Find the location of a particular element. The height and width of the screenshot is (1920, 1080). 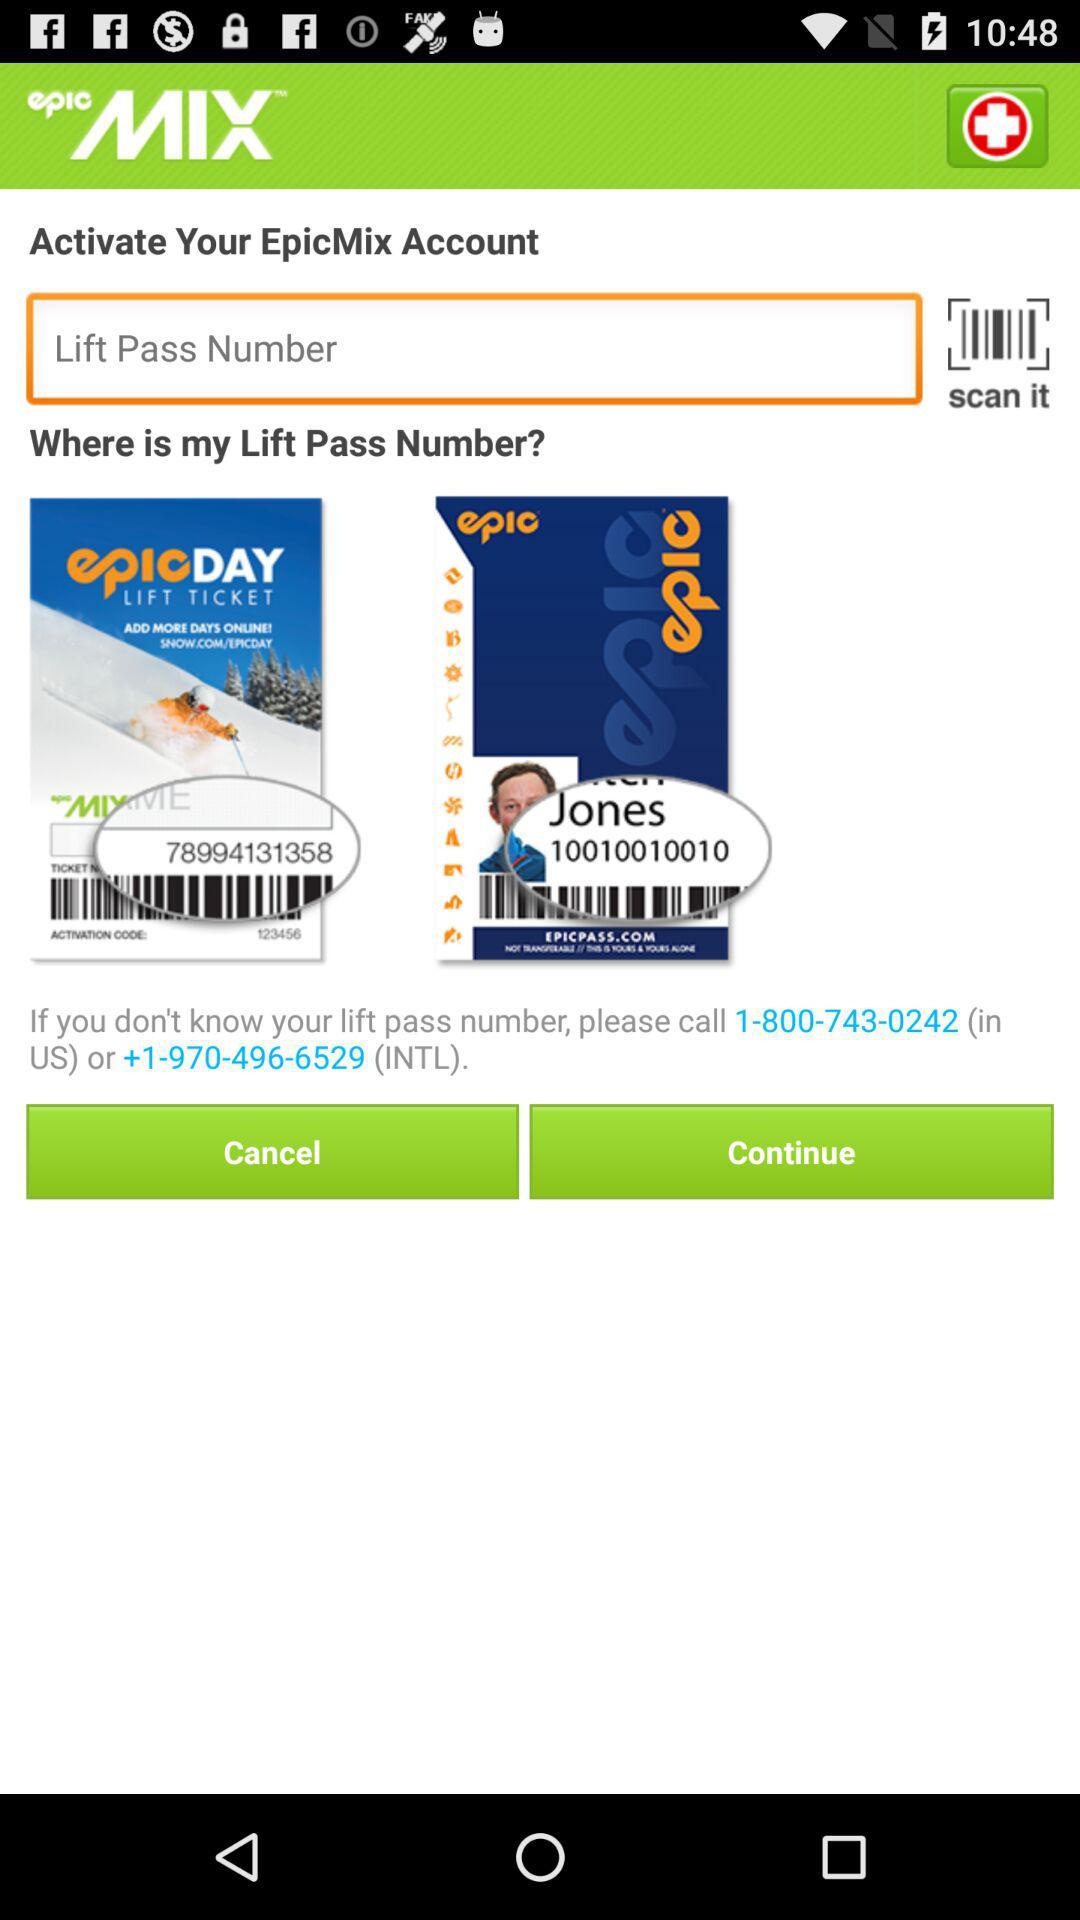

item above the cancel button is located at coordinates (541, 1037).